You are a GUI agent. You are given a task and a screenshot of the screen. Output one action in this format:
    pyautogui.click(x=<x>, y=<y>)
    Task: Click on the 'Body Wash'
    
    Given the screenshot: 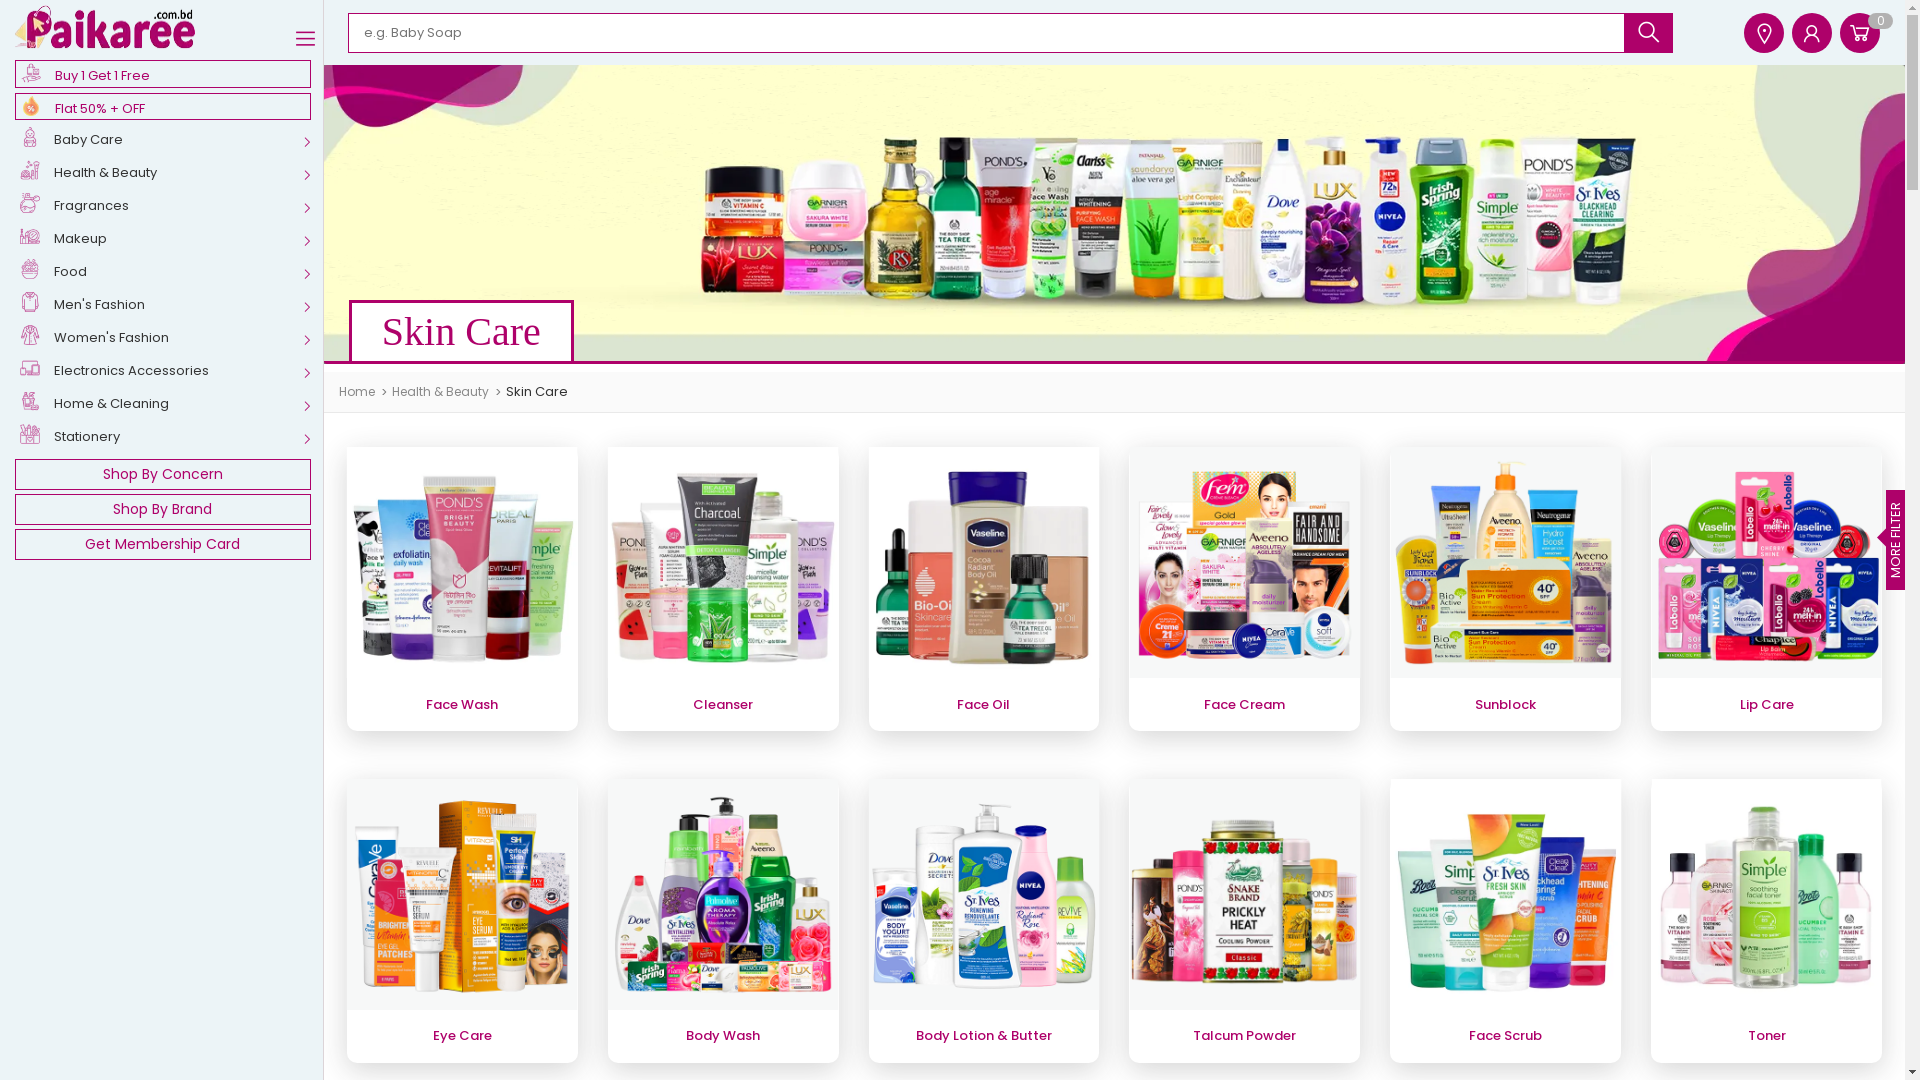 What is the action you would take?
    pyautogui.click(x=722, y=921)
    